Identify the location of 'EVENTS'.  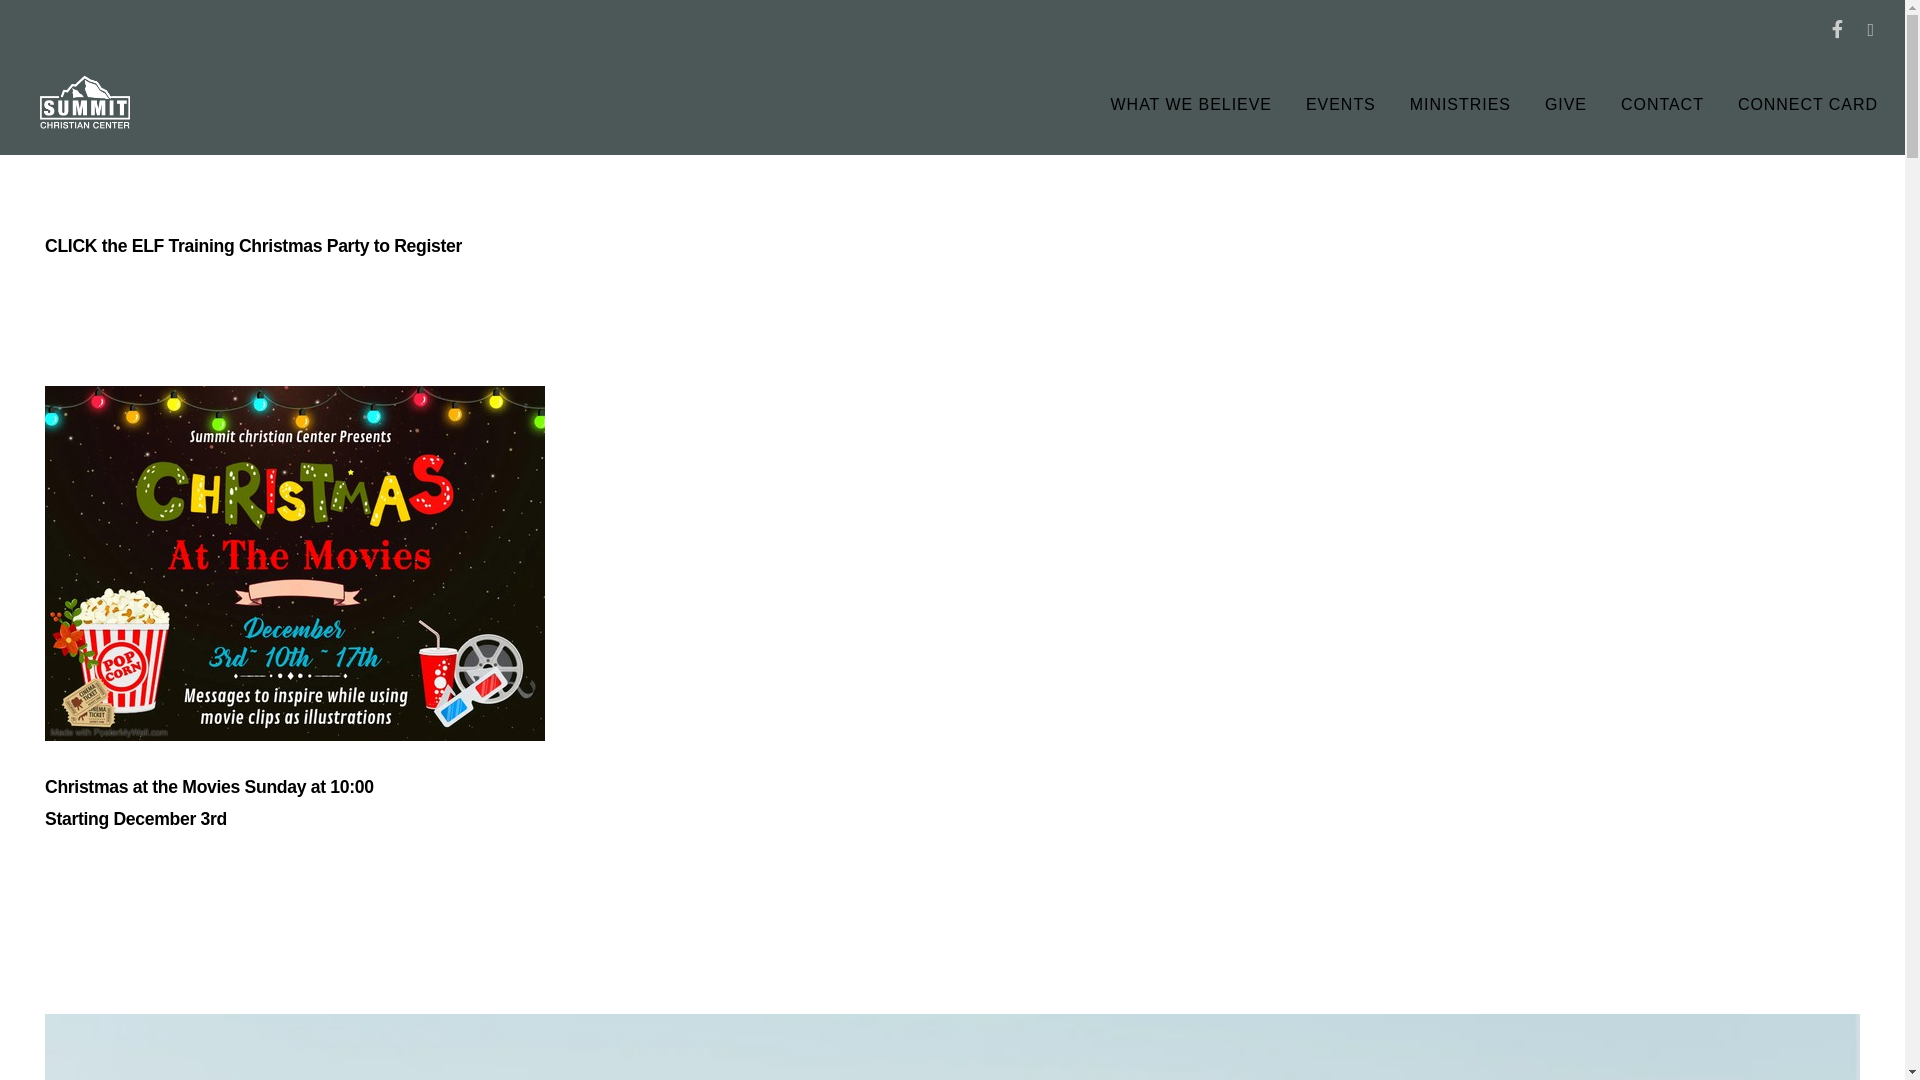
(1340, 104).